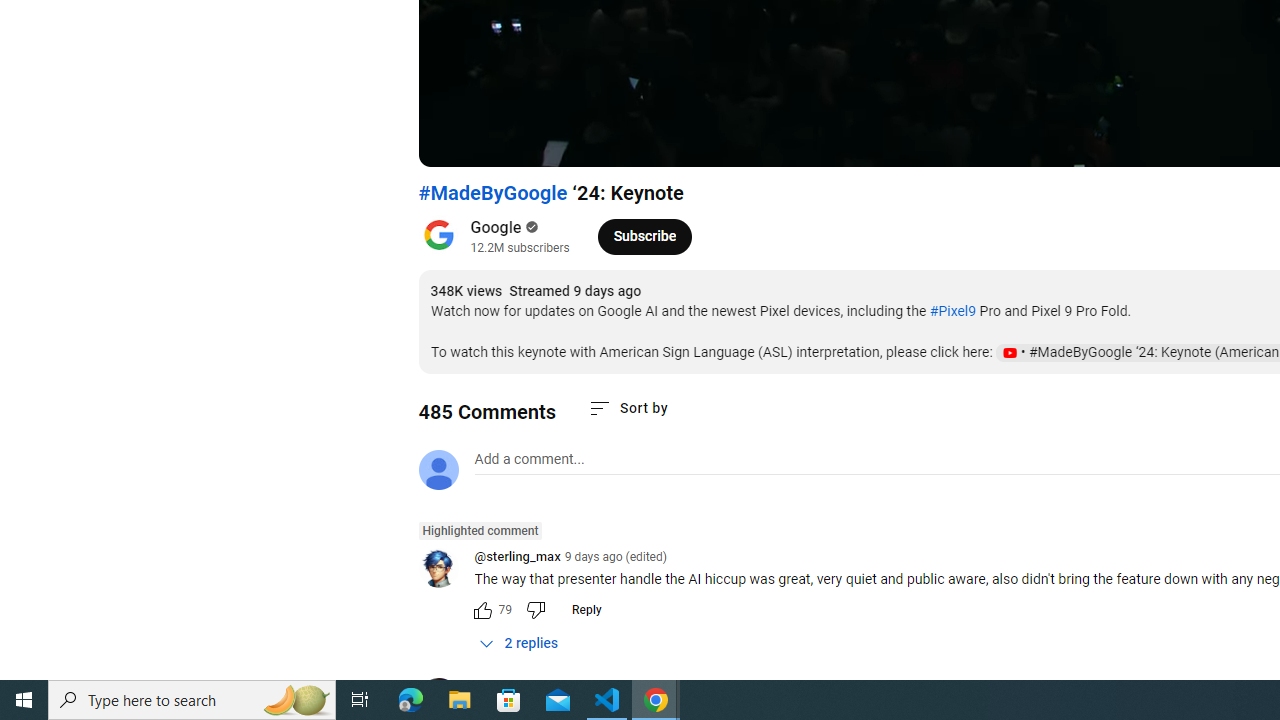 The height and width of the screenshot is (720, 1280). What do you see at coordinates (535, 608) in the screenshot?
I see `'Dislike this comment'` at bounding box center [535, 608].